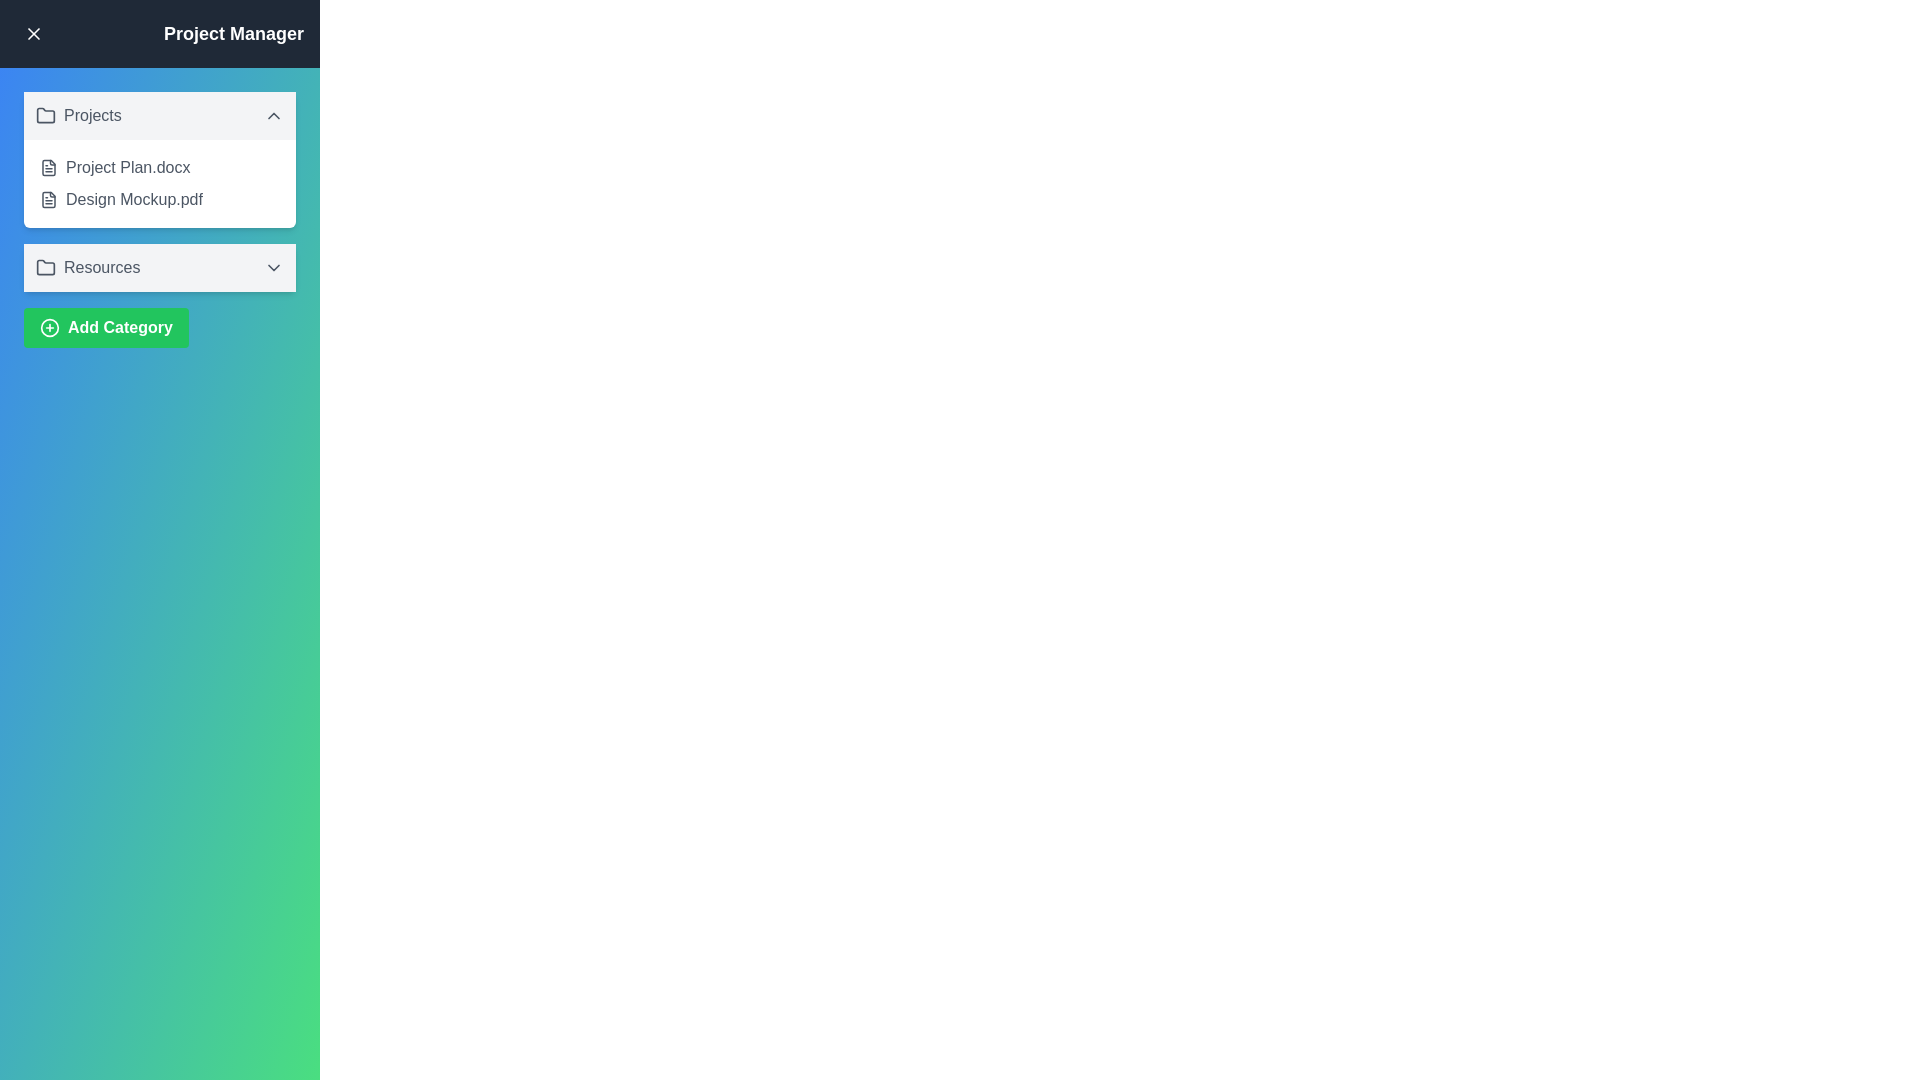 The width and height of the screenshot is (1920, 1080). What do you see at coordinates (91, 115) in the screenshot?
I see `the 'Projects' text label which indicates the category of the collapsible section header for project items` at bounding box center [91, 115].